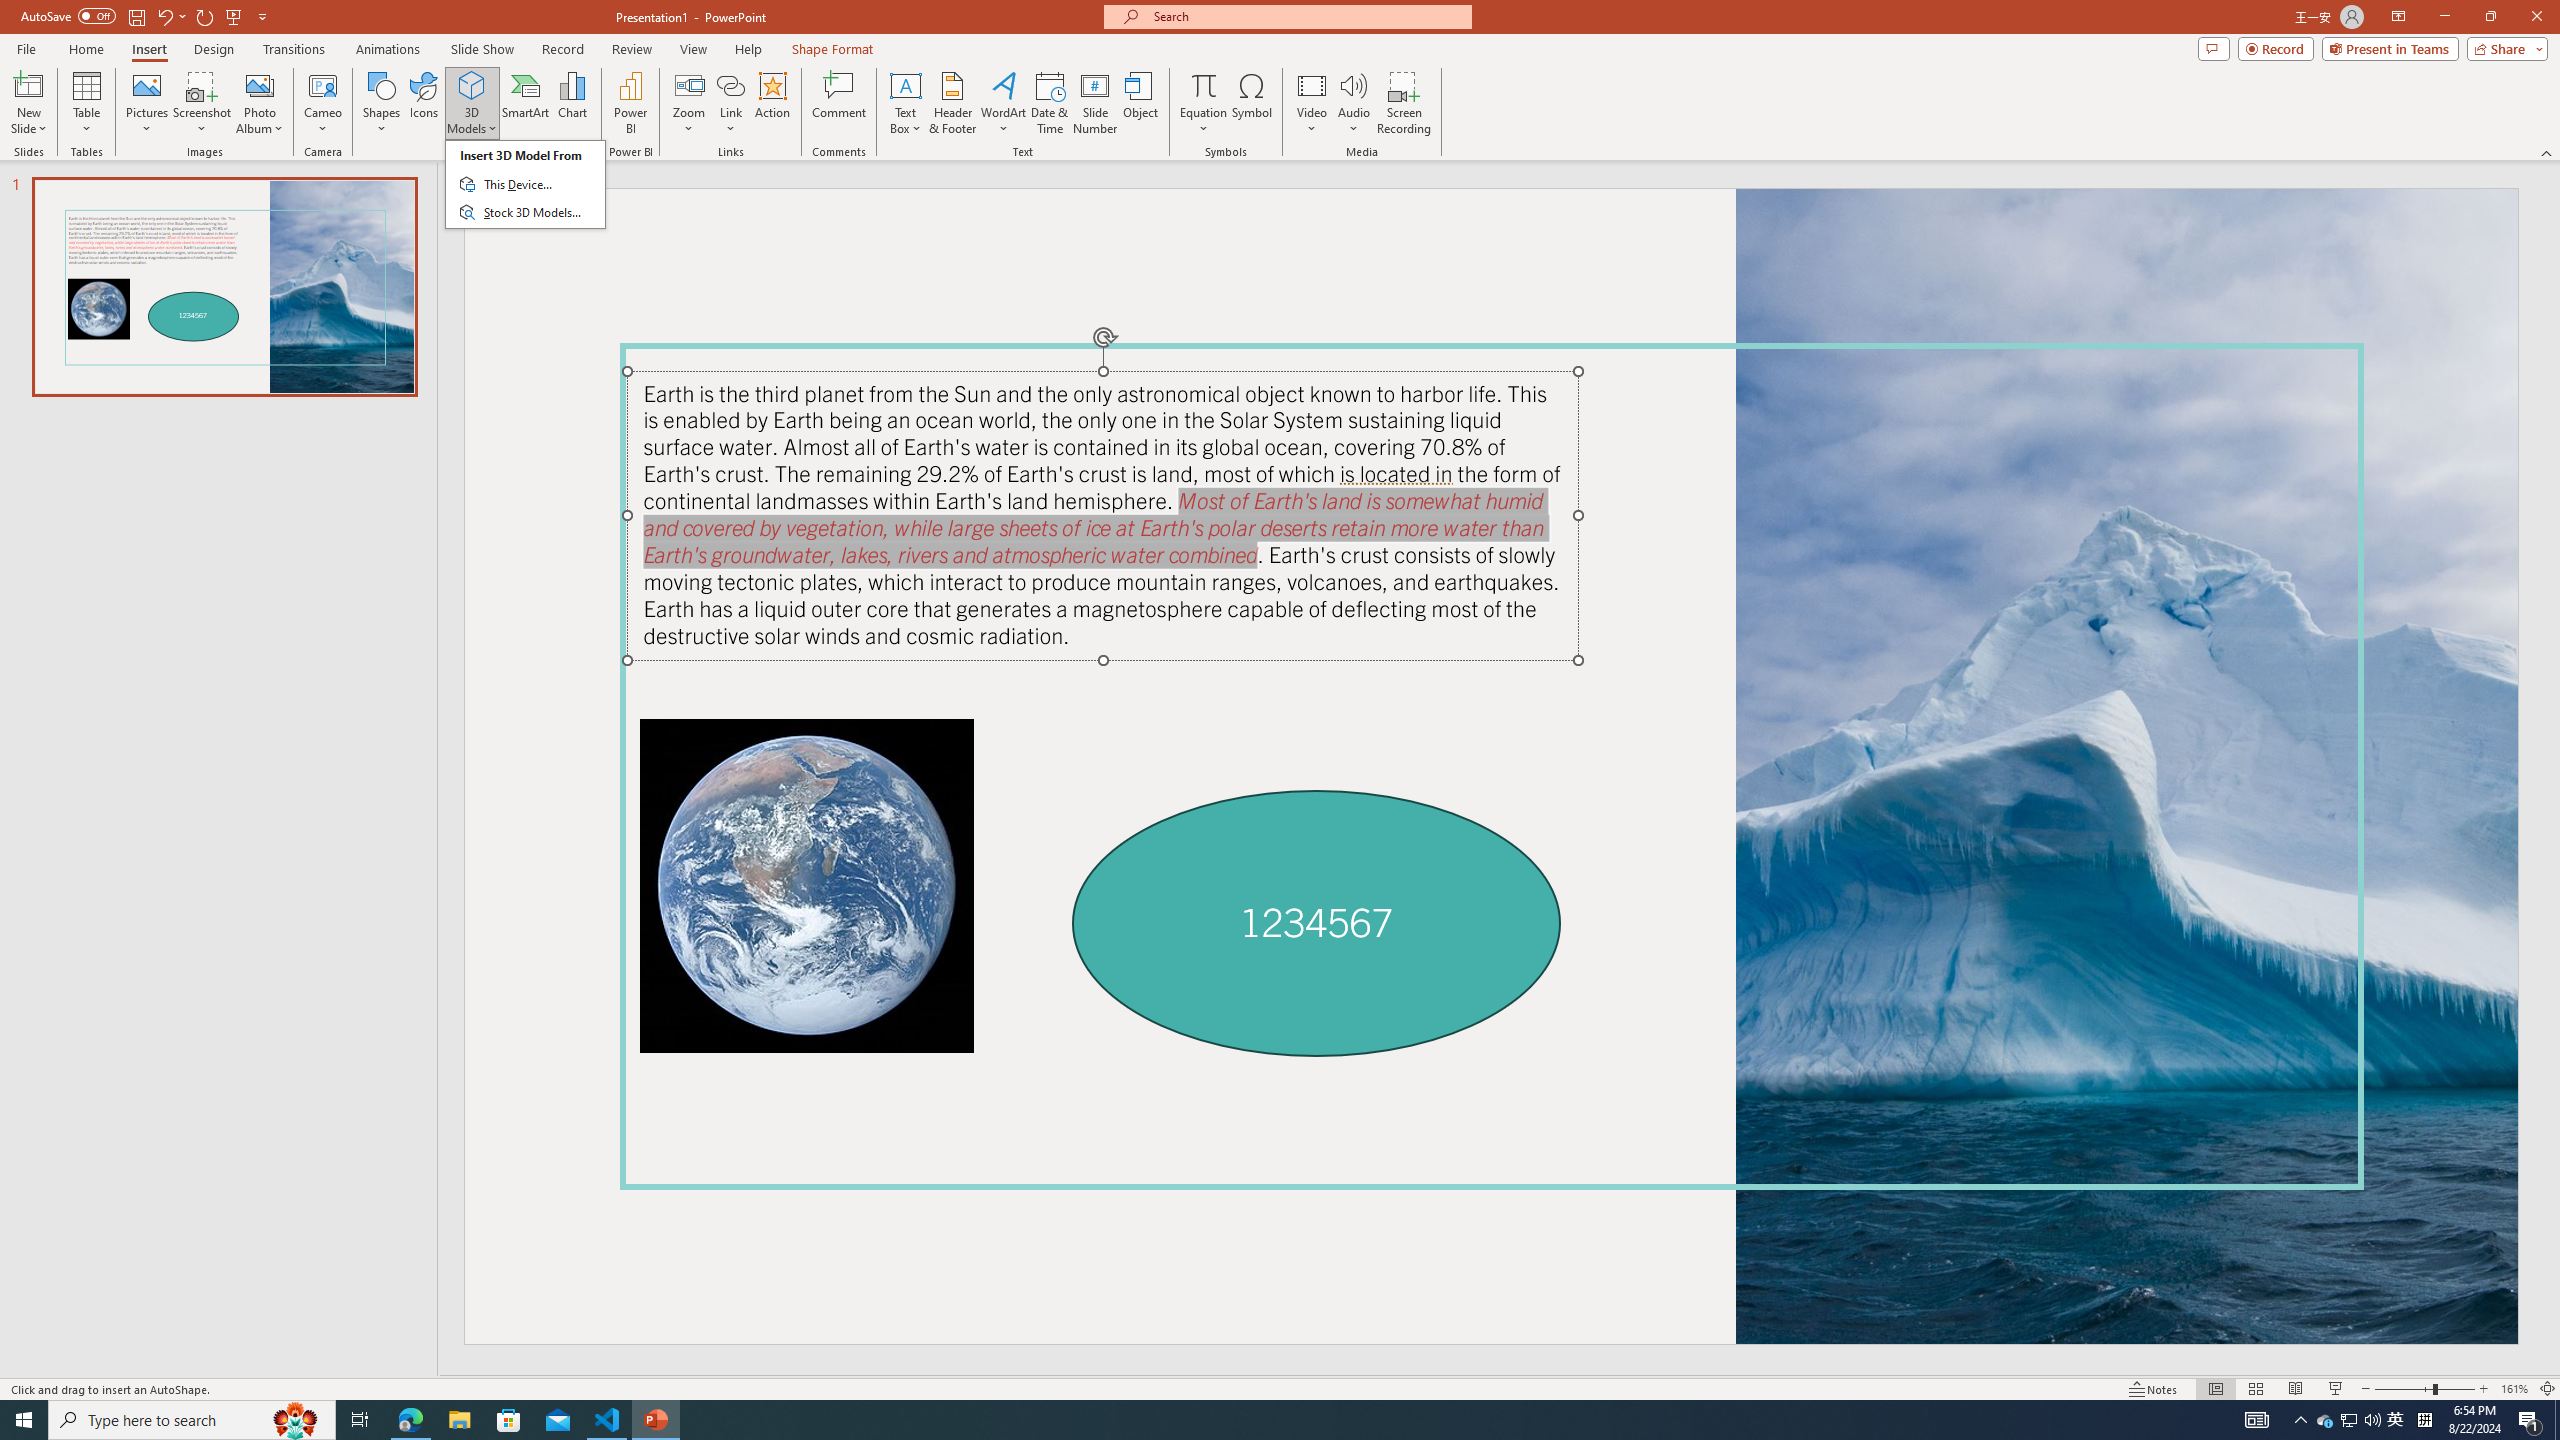  Describe the element at coordinates (1312, 103) in the screenshot. I see `'Video'` at that location.